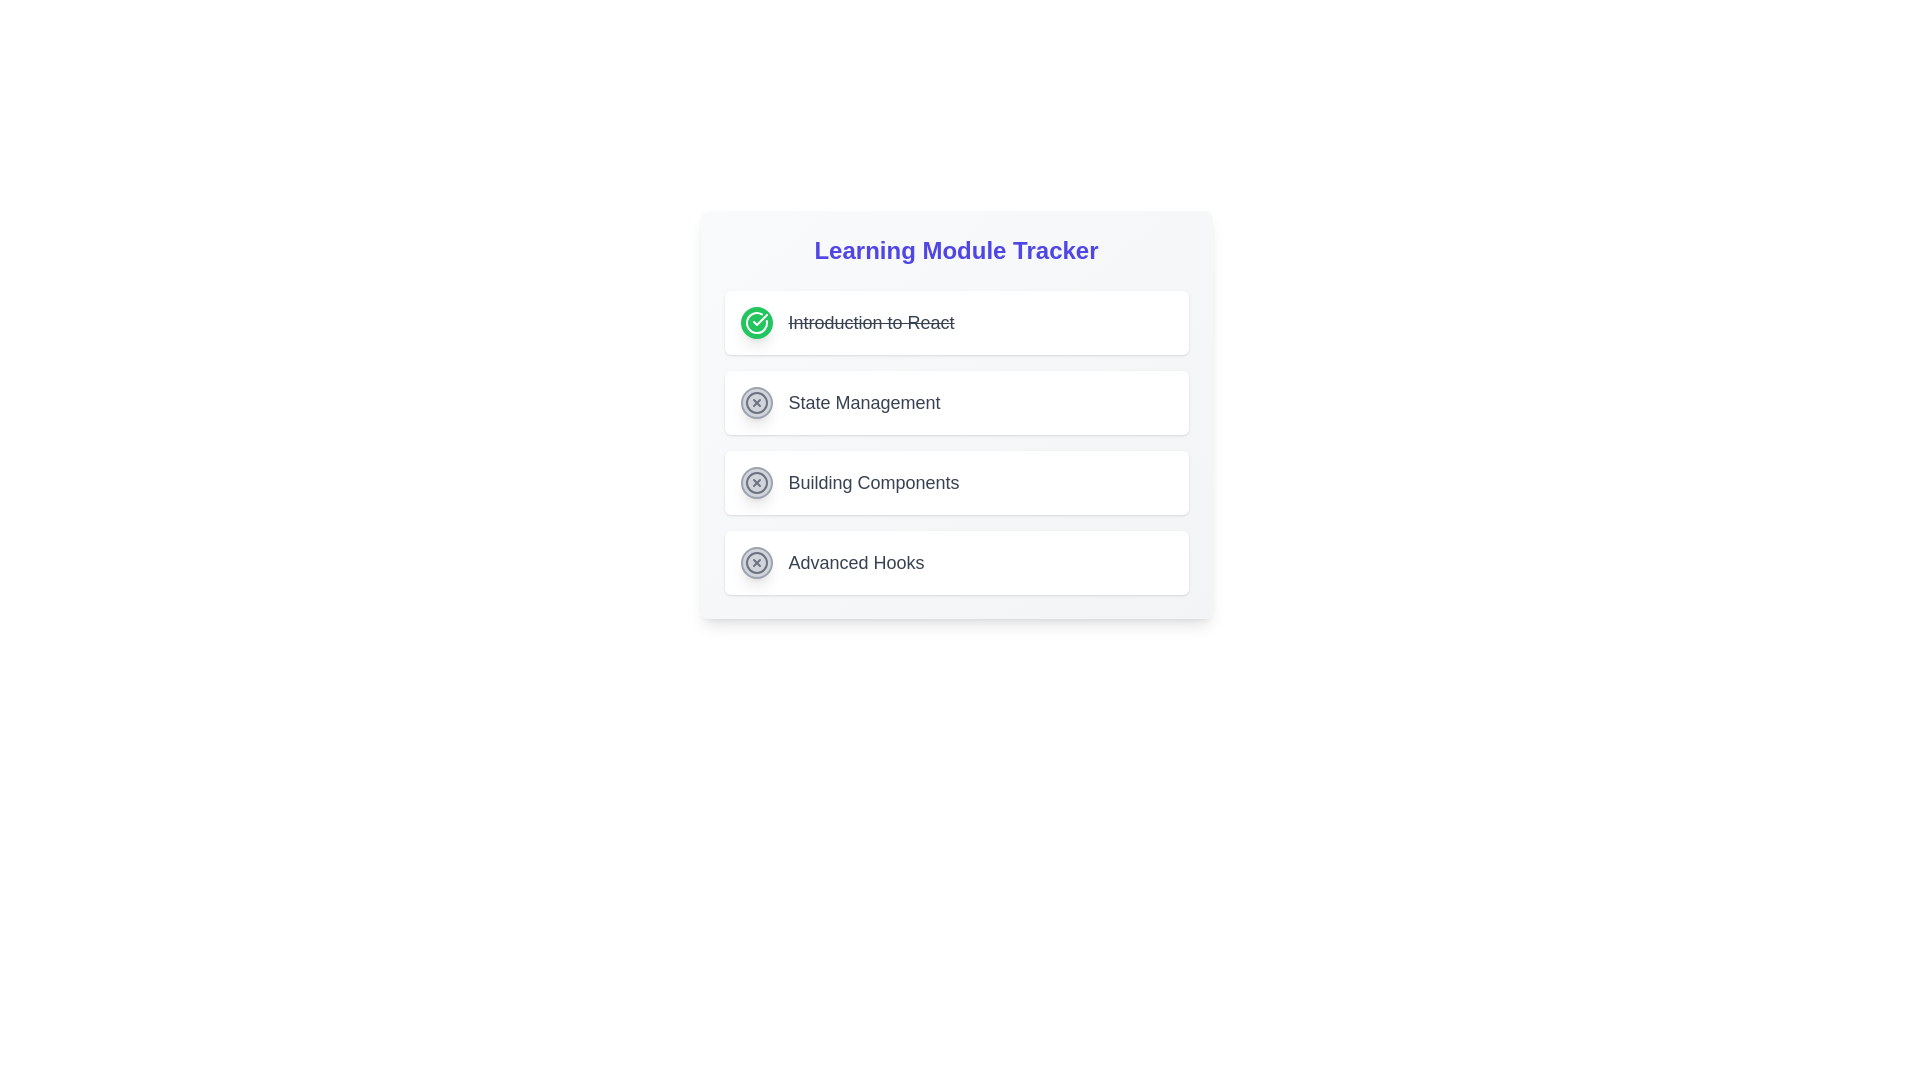 The image size is (1920, 1080). I want to click on the label of the second item in the Learning Module Tracker, which represents the 'State Management' module, so click(840, 402).